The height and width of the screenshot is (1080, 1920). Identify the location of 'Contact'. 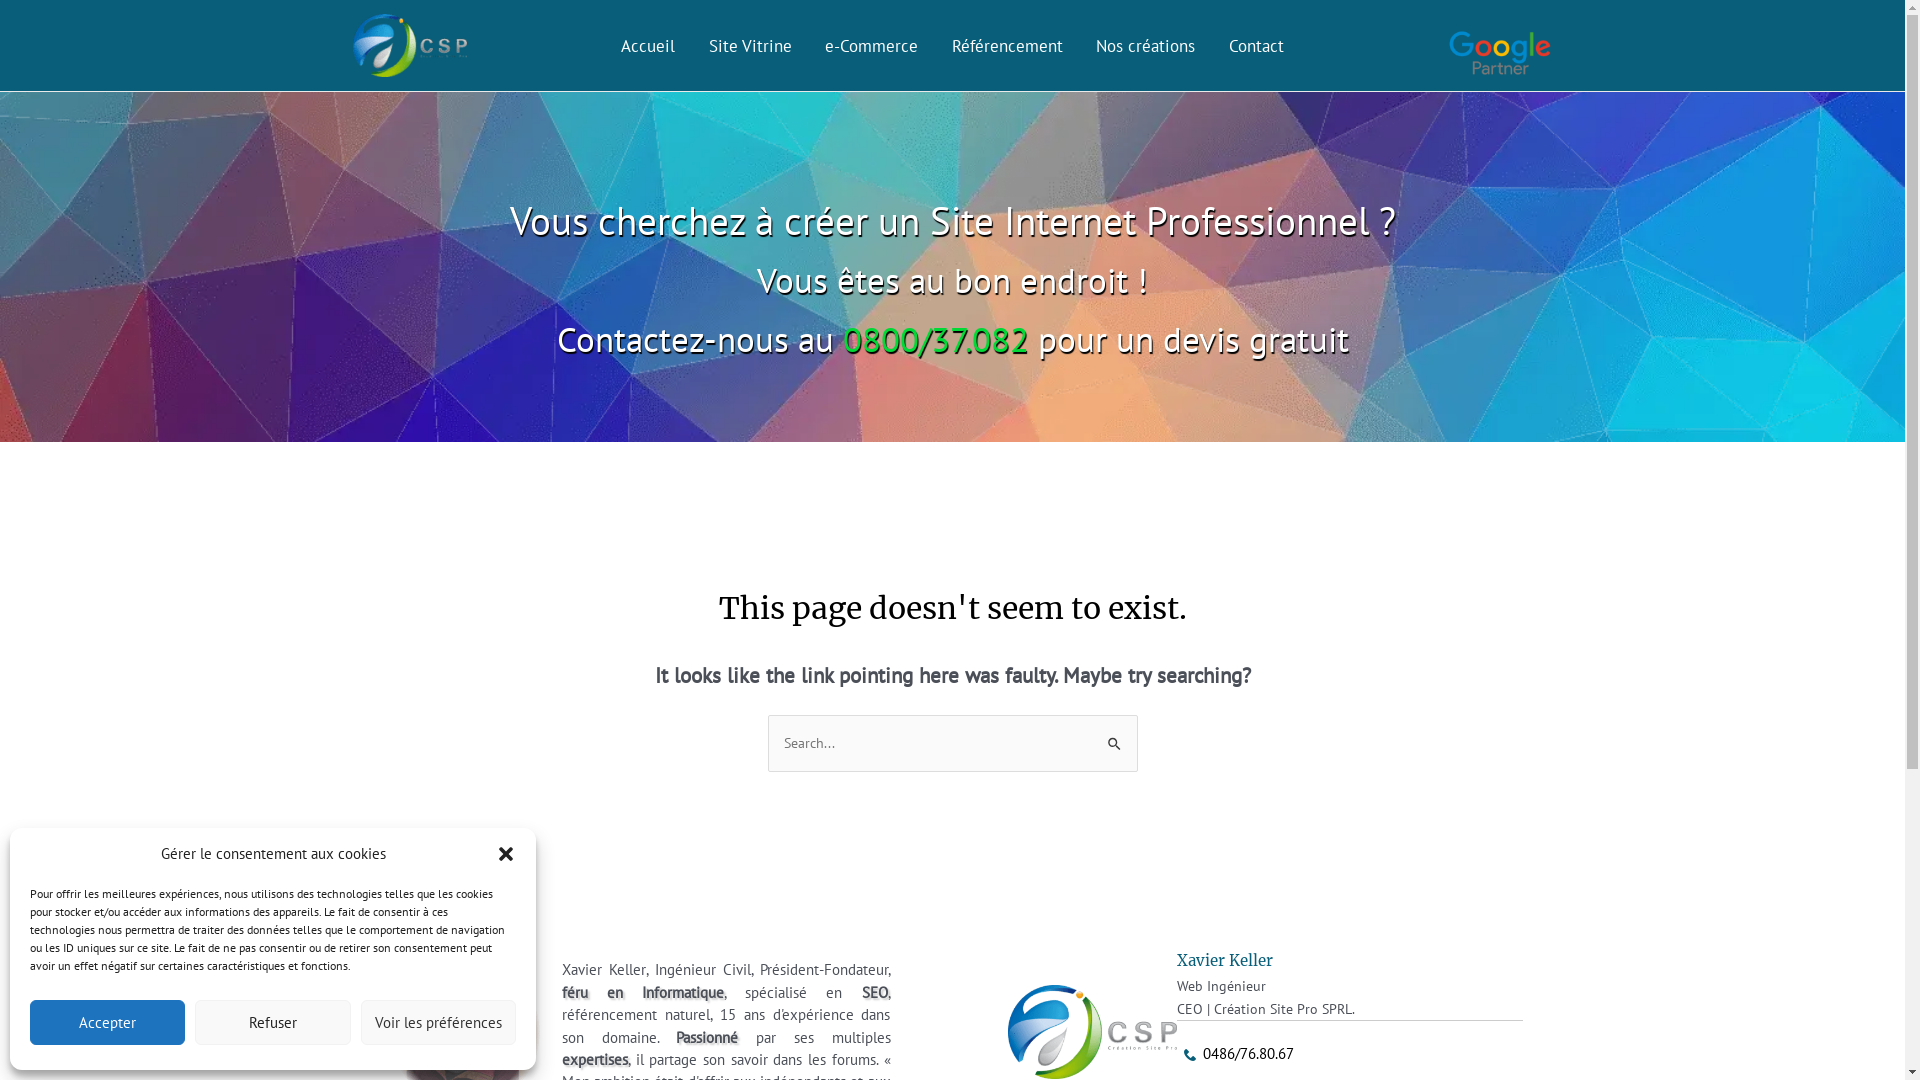
(1255, 45).